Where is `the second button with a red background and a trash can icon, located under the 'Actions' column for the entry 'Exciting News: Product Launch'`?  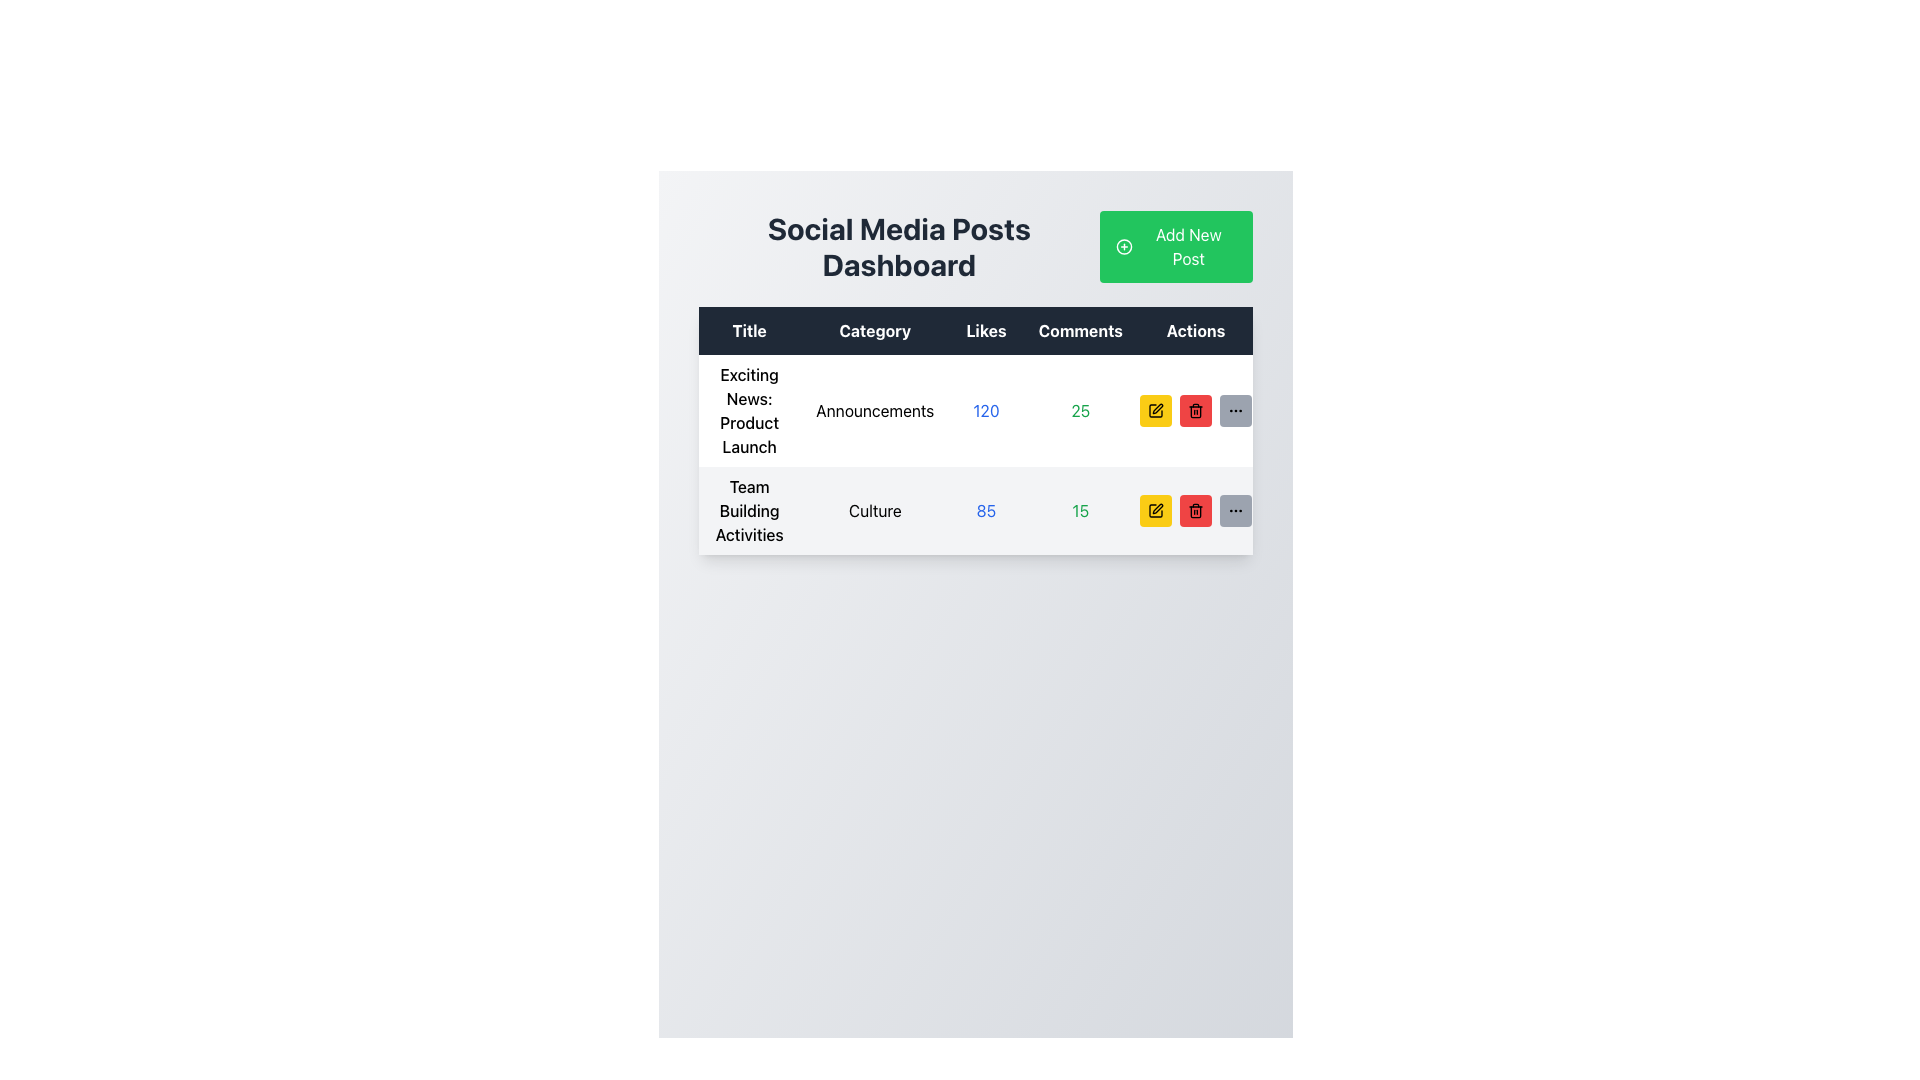 the second button with a red background and a trash can icon, located under the 'Actions' column for the entry 'Exciting News: Product Launch' is located at coordinates (1195, 410).